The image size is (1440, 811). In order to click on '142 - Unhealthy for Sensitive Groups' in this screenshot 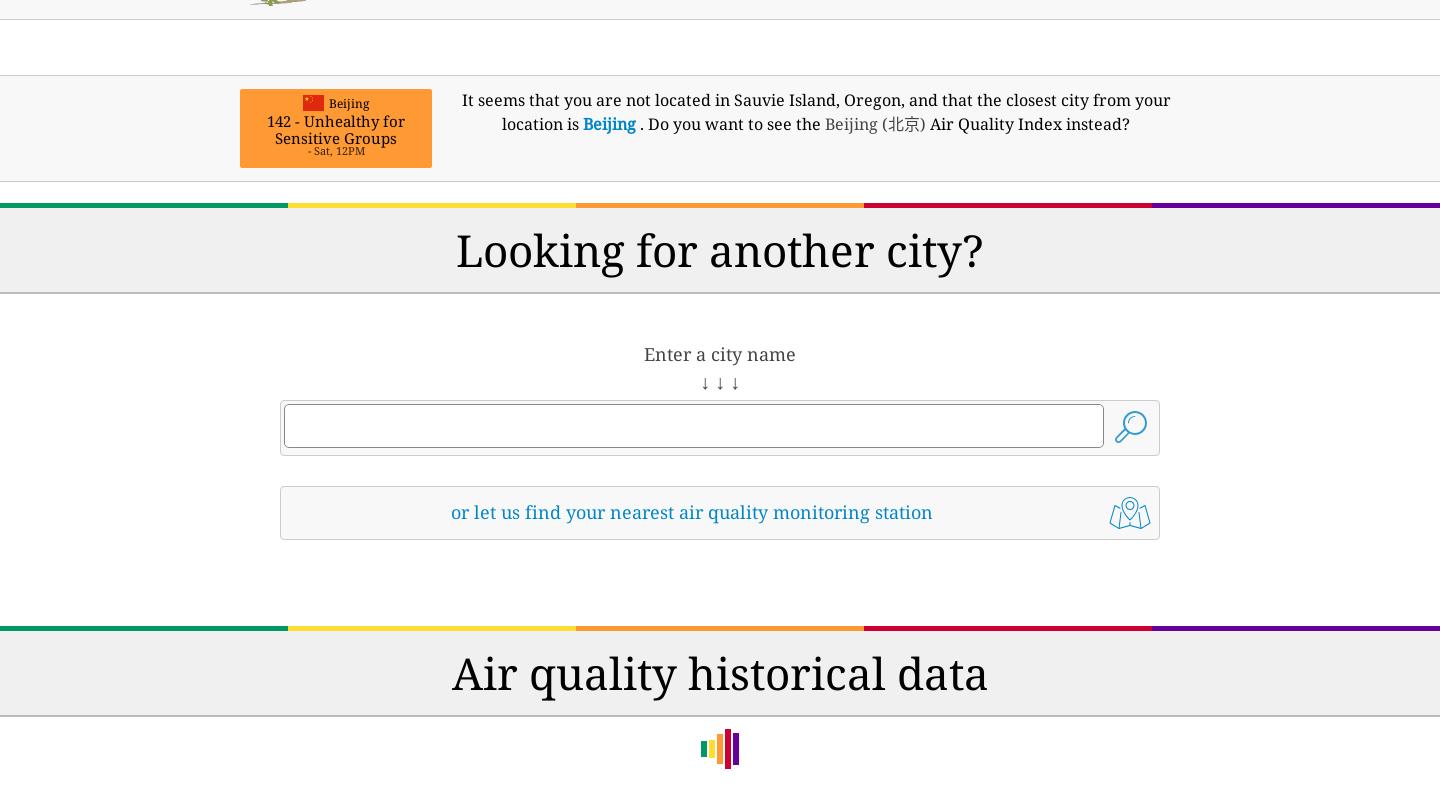, I will do `click(265, 129)`.